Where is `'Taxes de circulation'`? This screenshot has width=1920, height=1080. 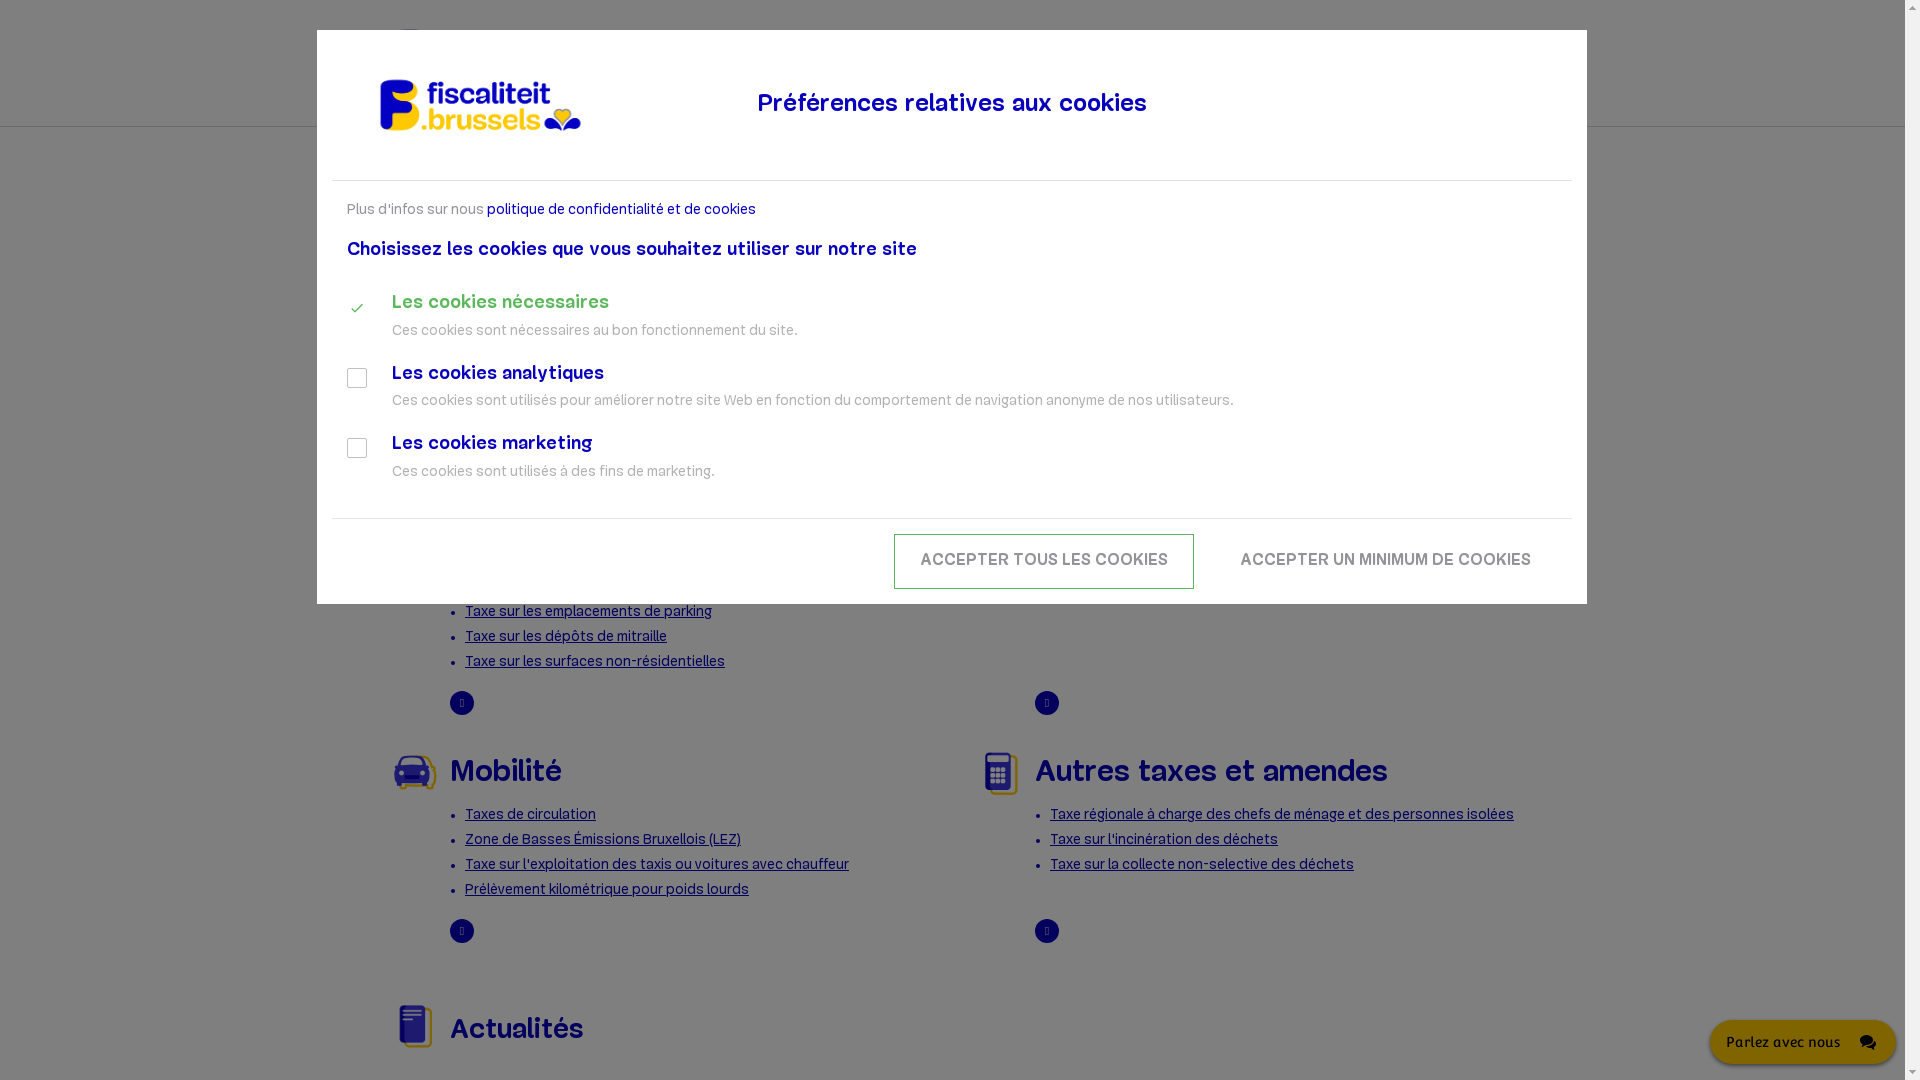 'Taxes de circulation' is located at coordinates (530, 815).